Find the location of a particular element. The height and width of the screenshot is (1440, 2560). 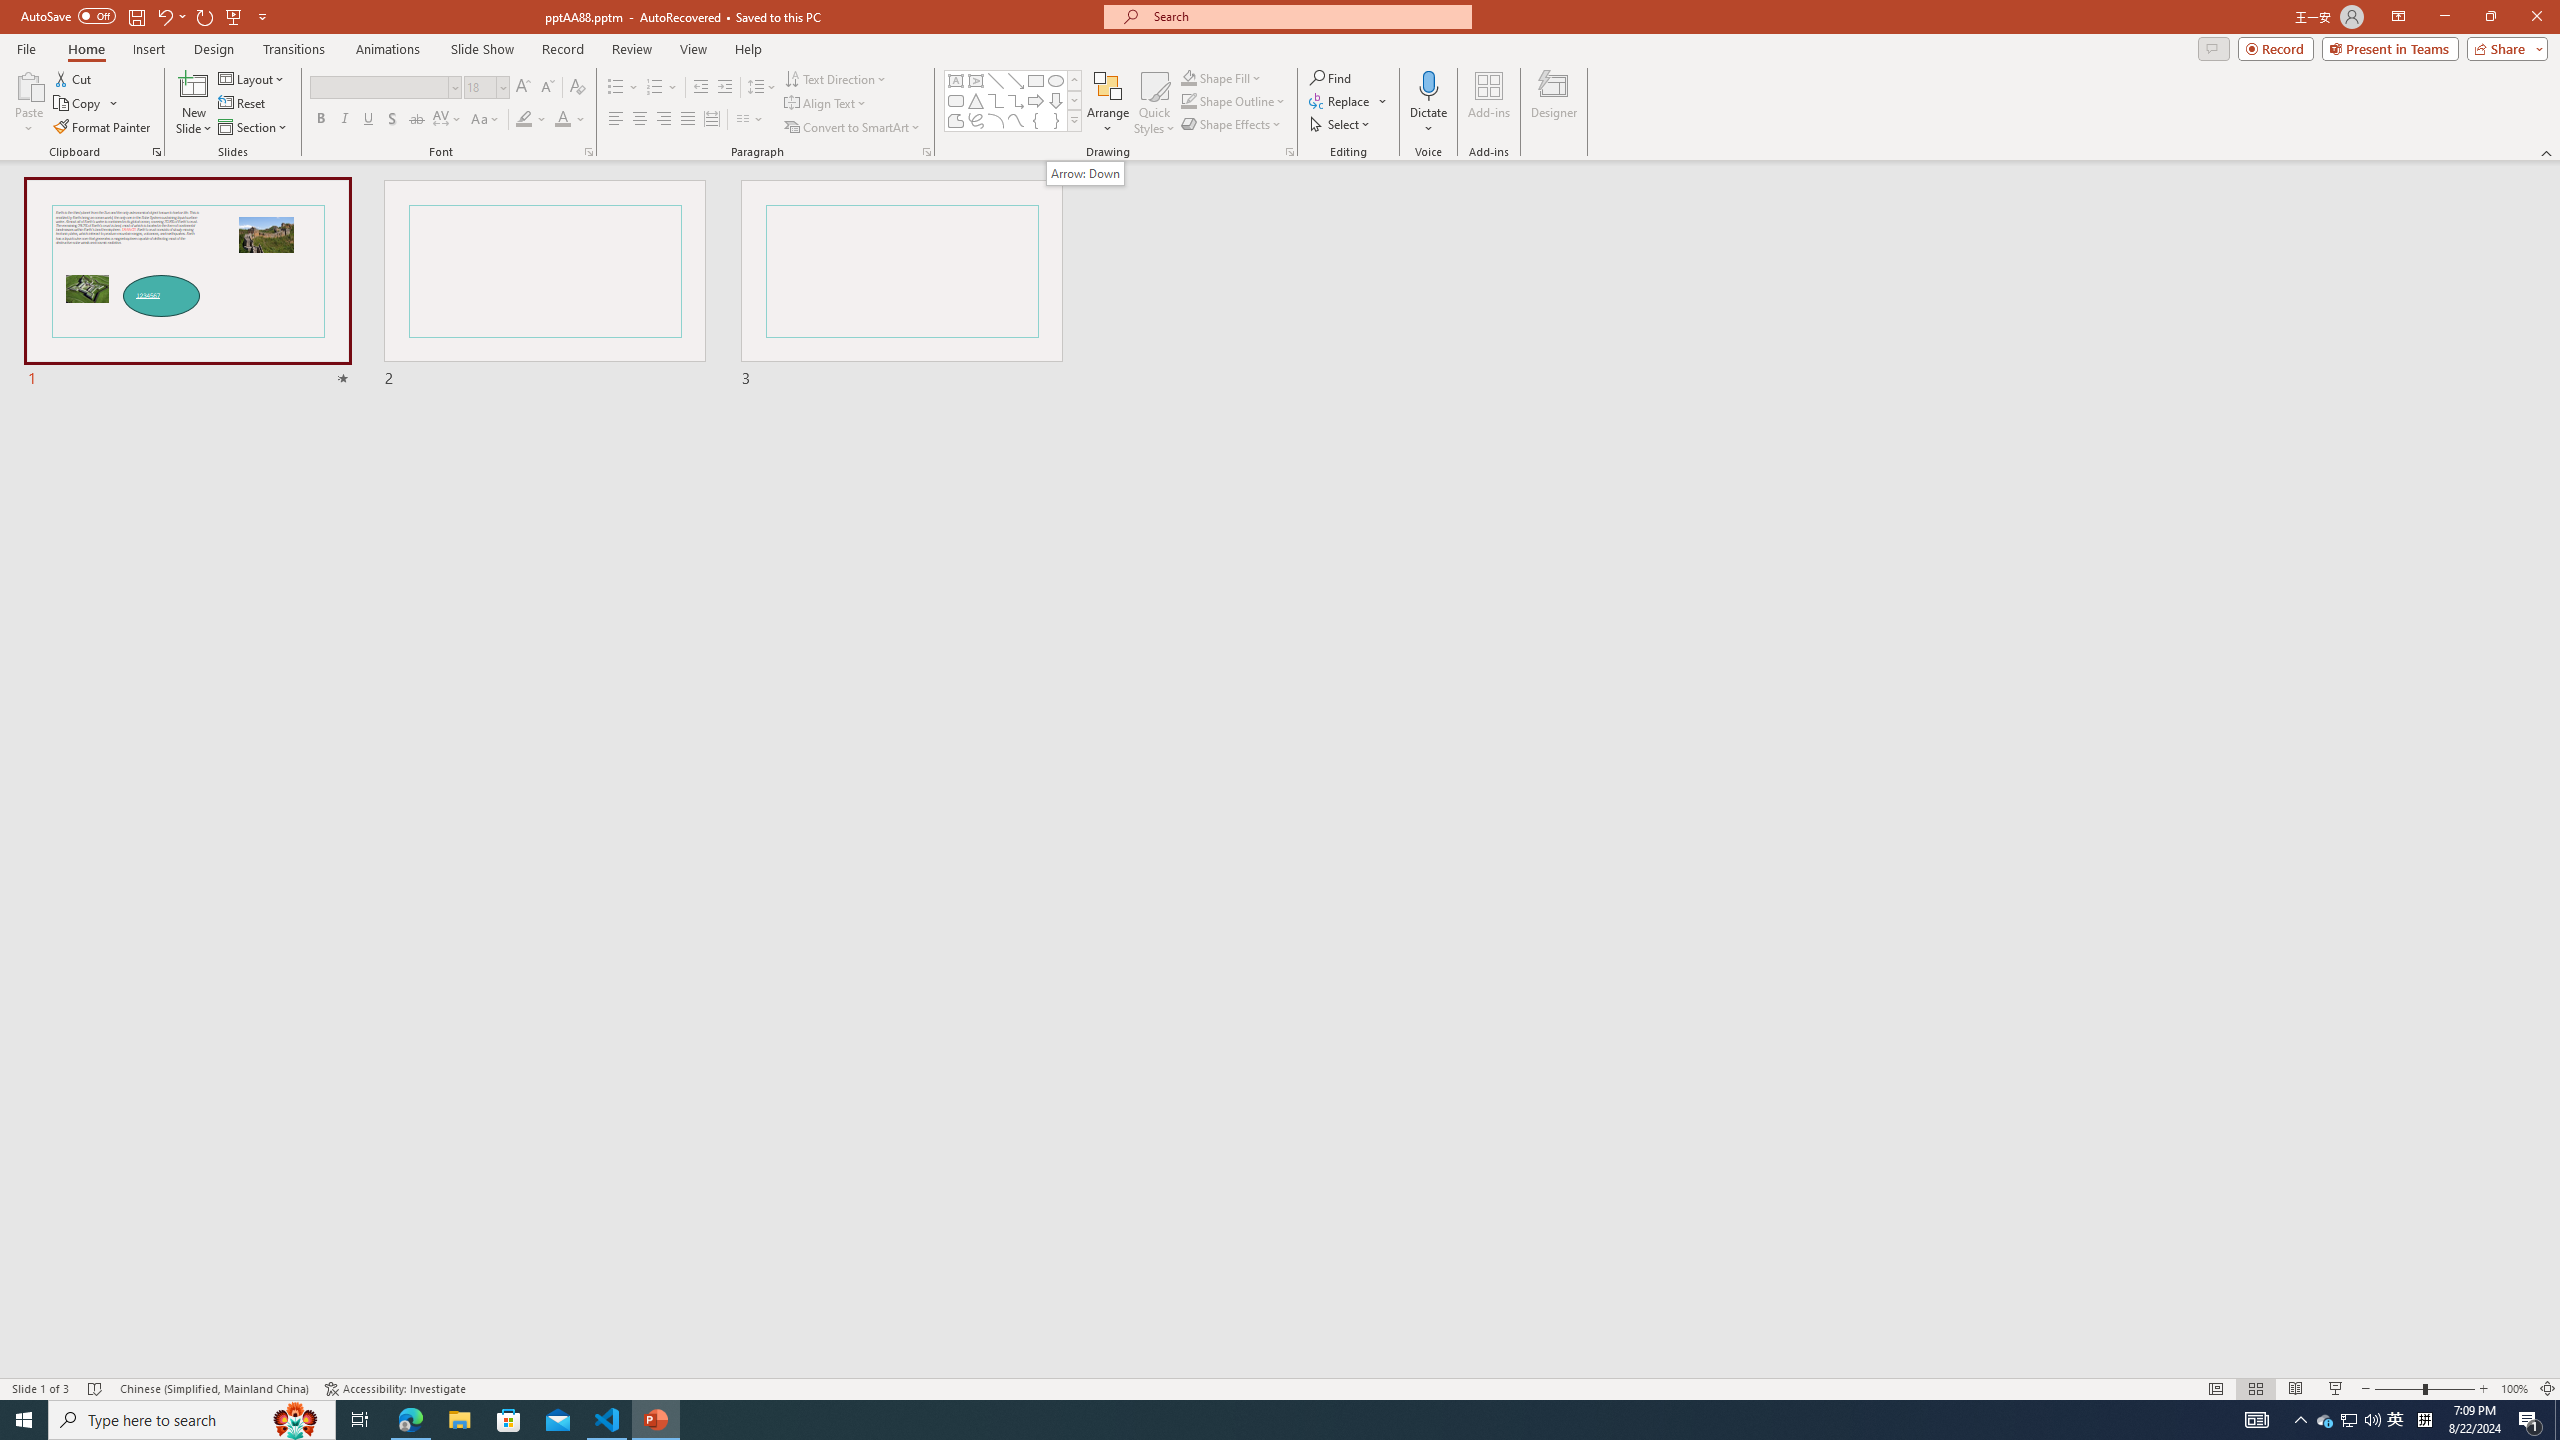

'Shape Fill' is located at coordinates (1222, 77).